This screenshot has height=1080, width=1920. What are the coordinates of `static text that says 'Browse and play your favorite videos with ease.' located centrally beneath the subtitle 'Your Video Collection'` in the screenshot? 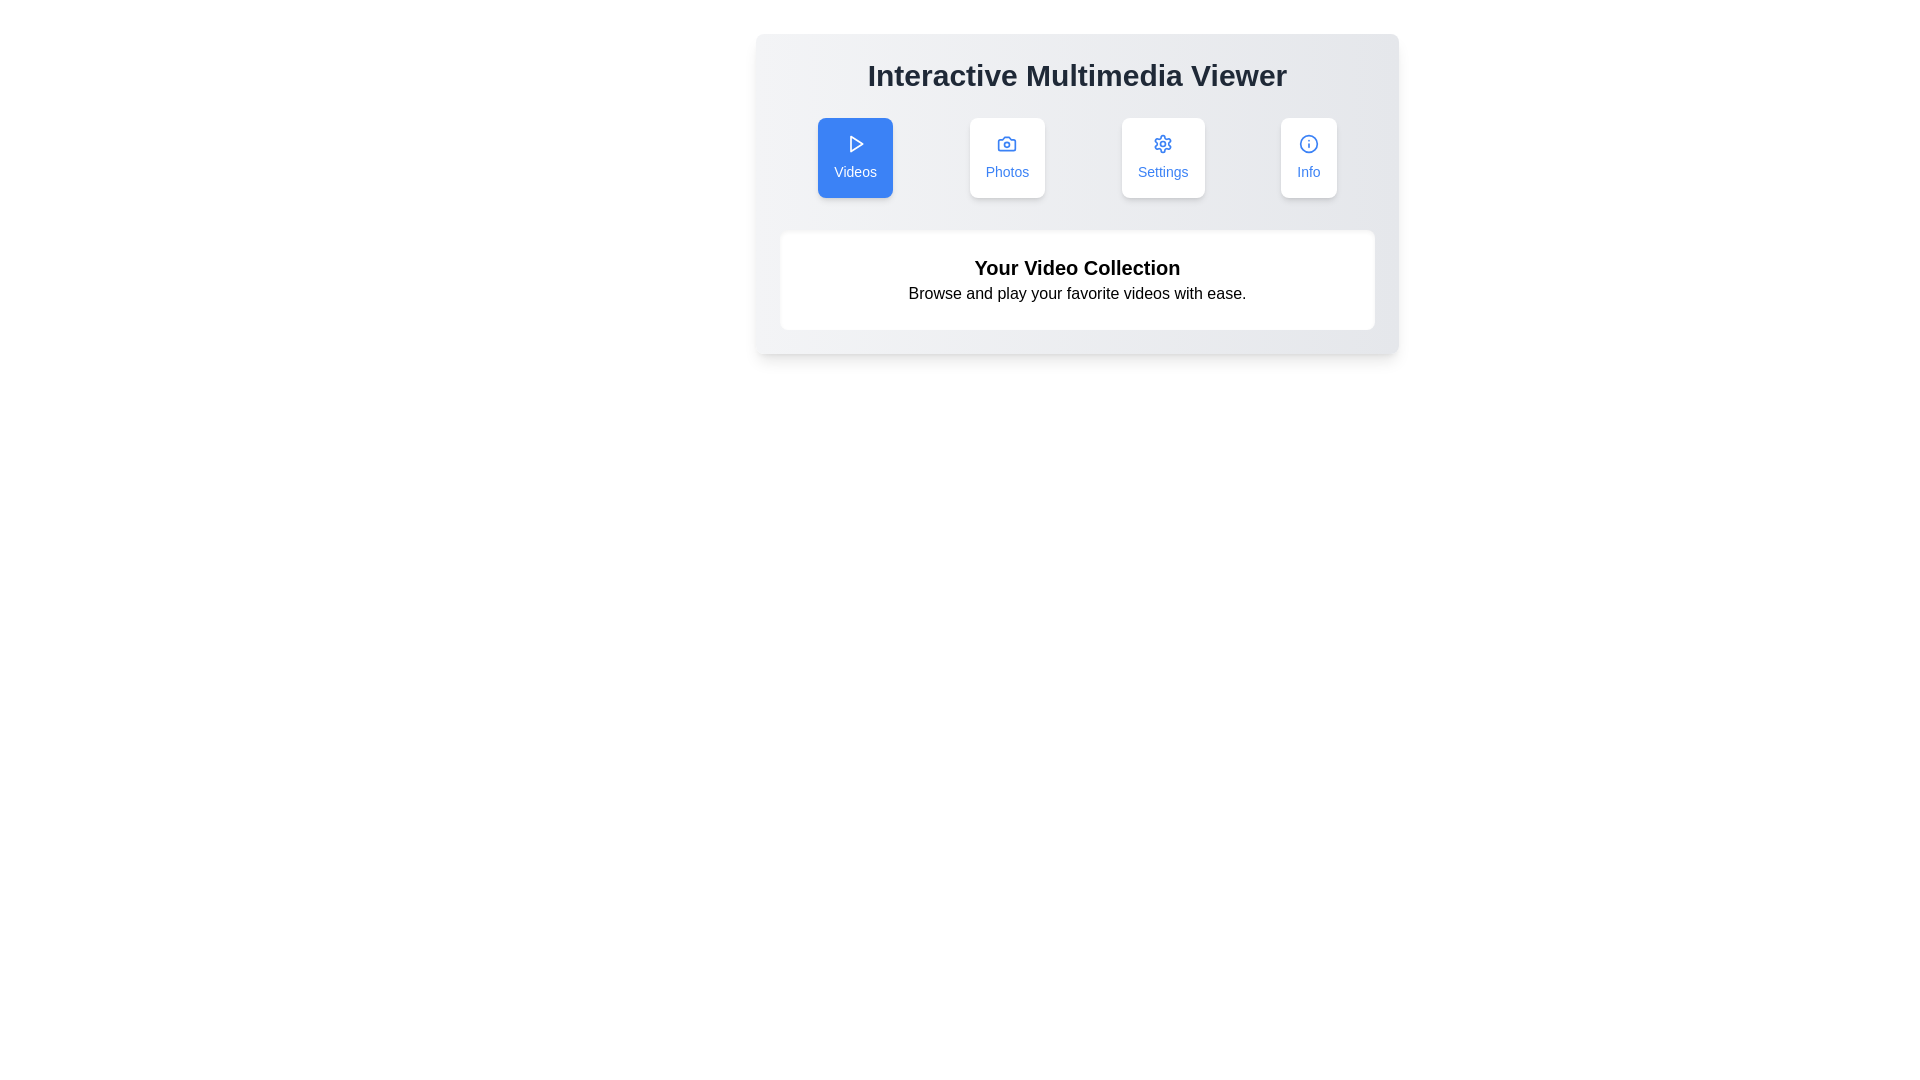 It's located at (1076, 293).